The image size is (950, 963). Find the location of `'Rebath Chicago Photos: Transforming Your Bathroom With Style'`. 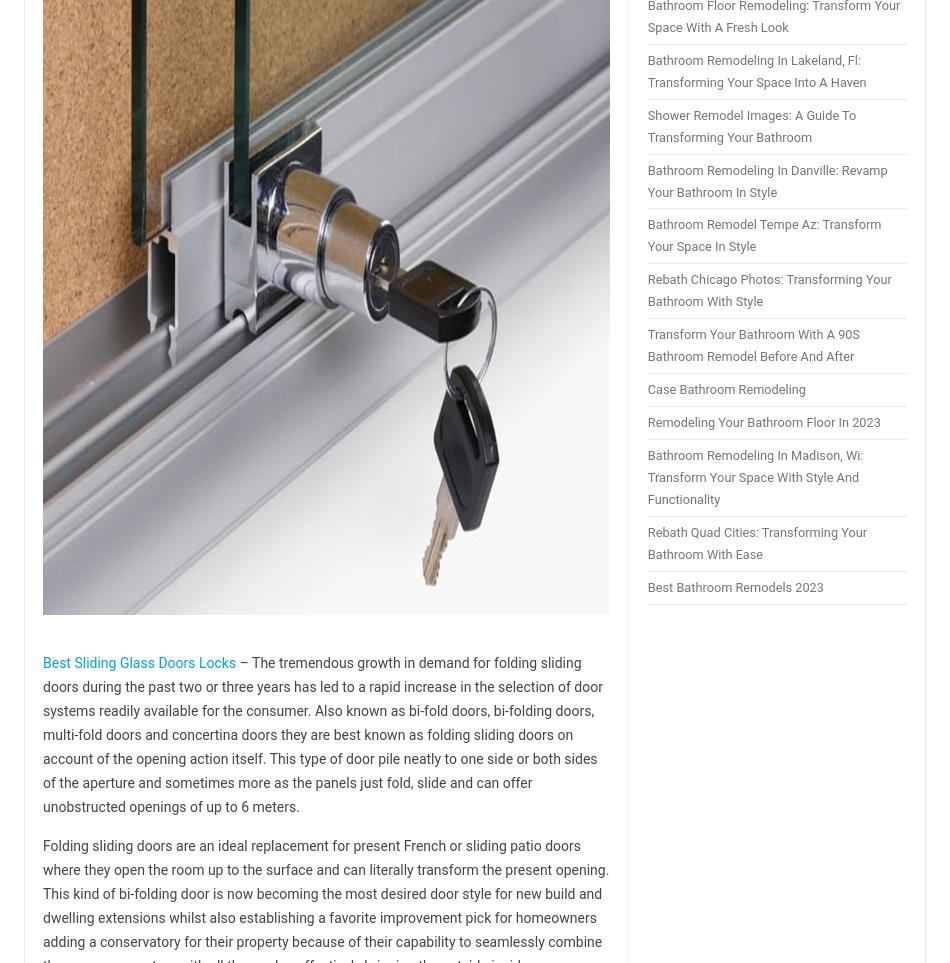

'Rebath Chicago Photos: Transforming Your Bathroom With Style' is located at coordinates (647, 289).